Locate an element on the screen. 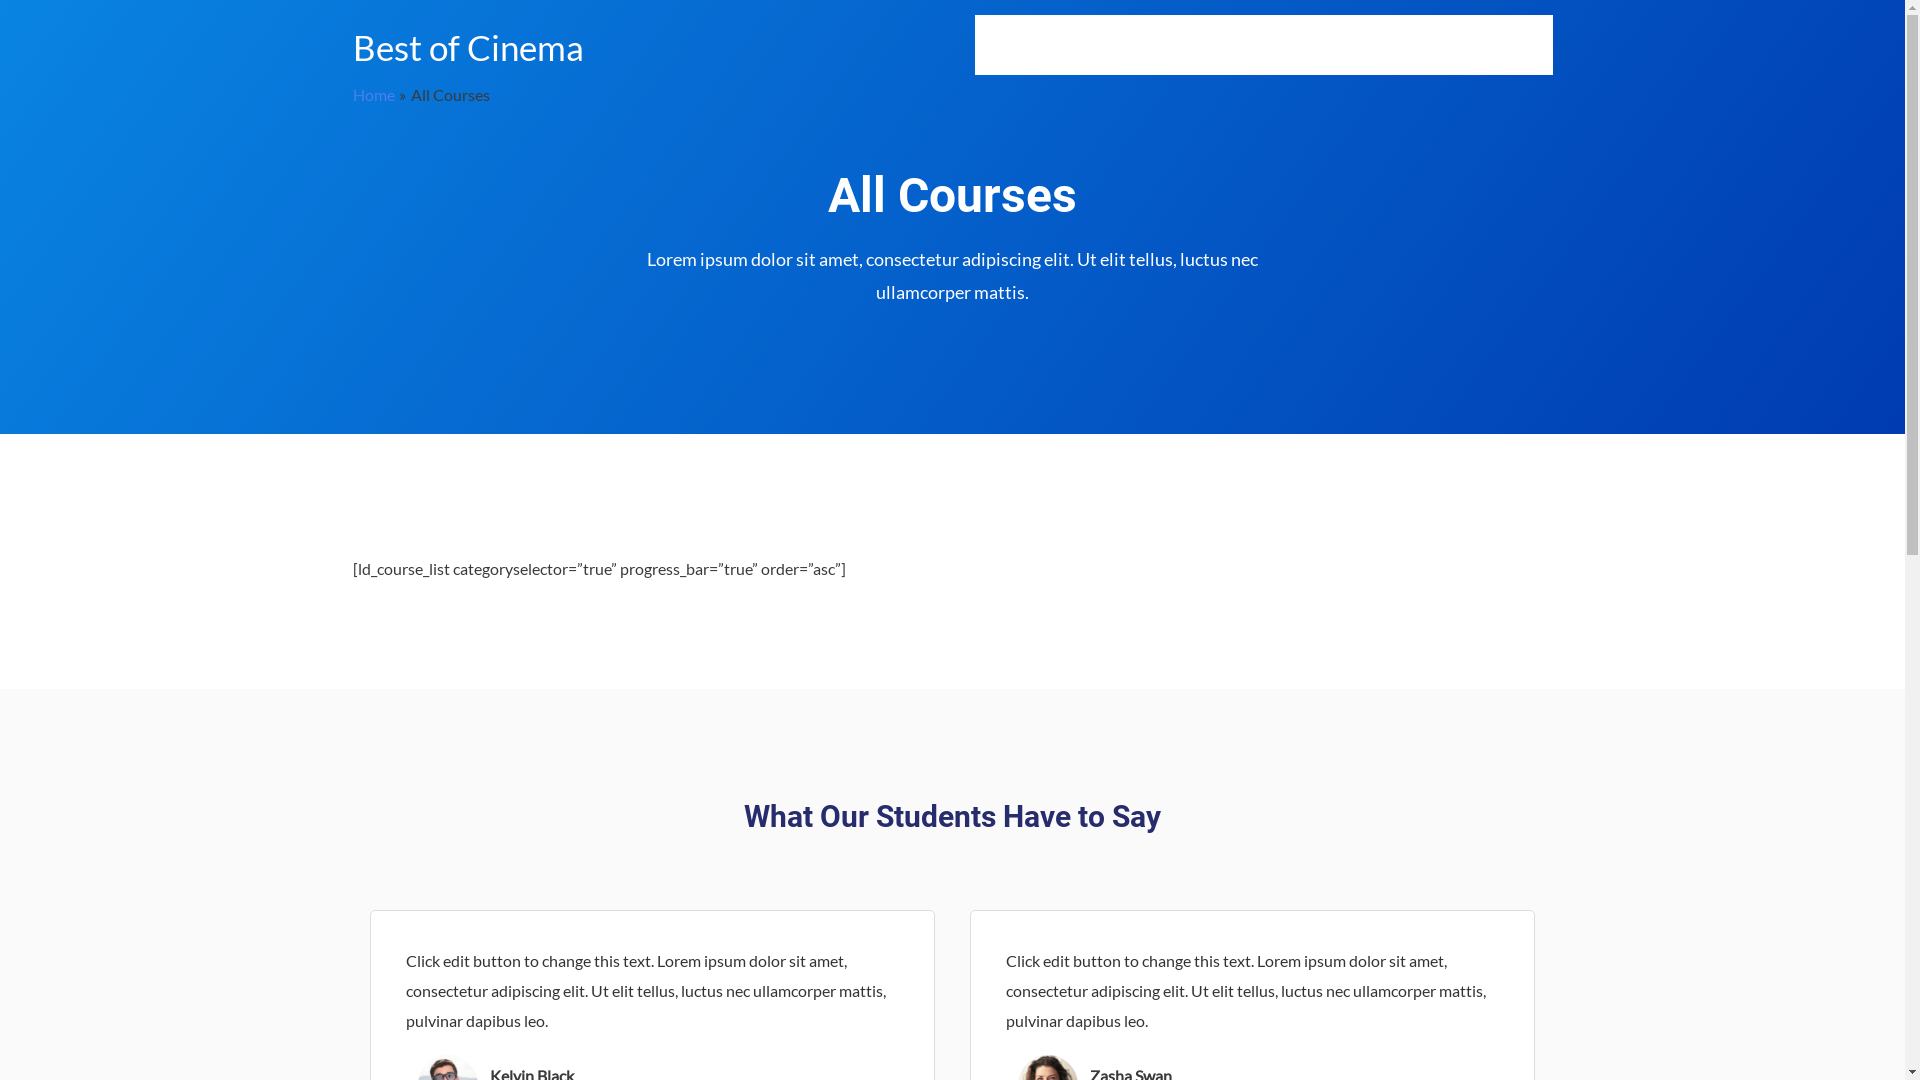  'Jury' is located at coordinates (1406, 45).